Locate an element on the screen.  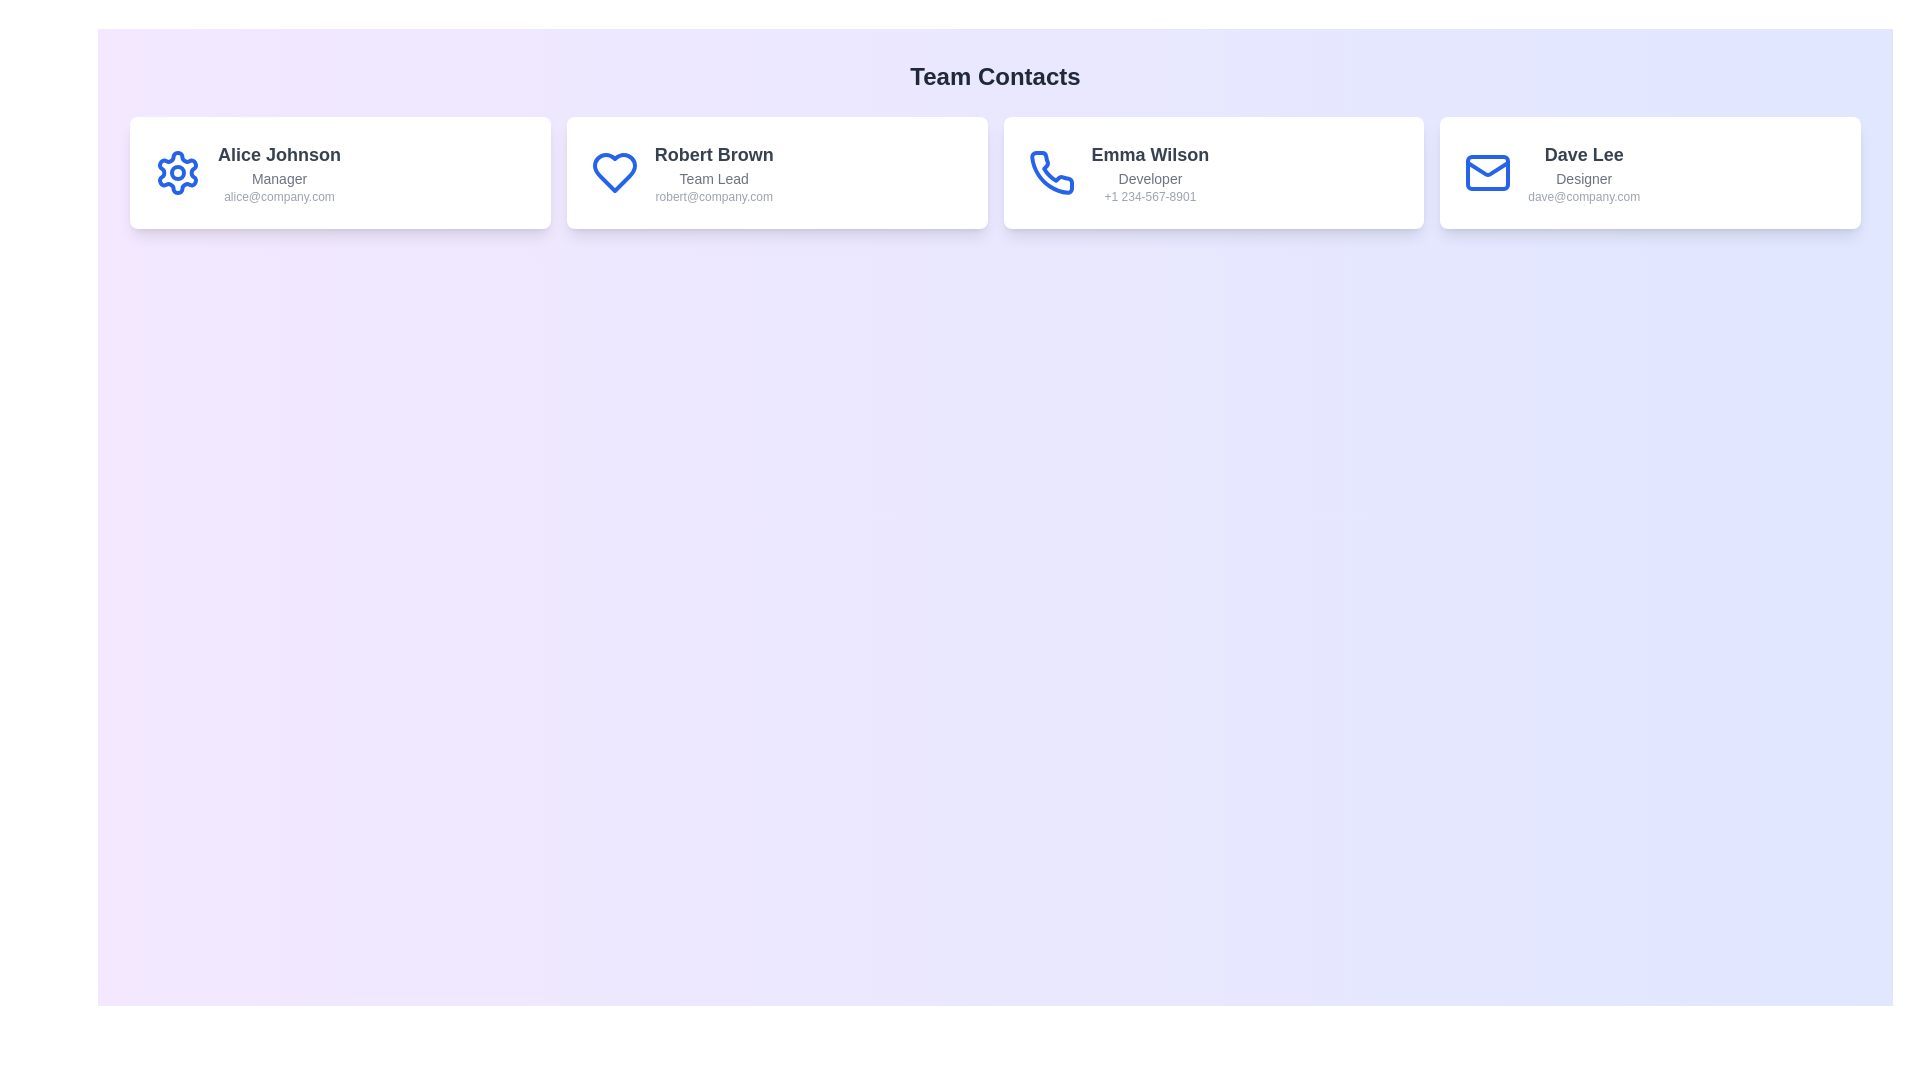
the text block displaying personal information, which includes the name 'Emma Wilson', designation 'Developer', and phone number '+1 234-567-8901', located in the third card widget from the left is located at coordinates (1150, 172).